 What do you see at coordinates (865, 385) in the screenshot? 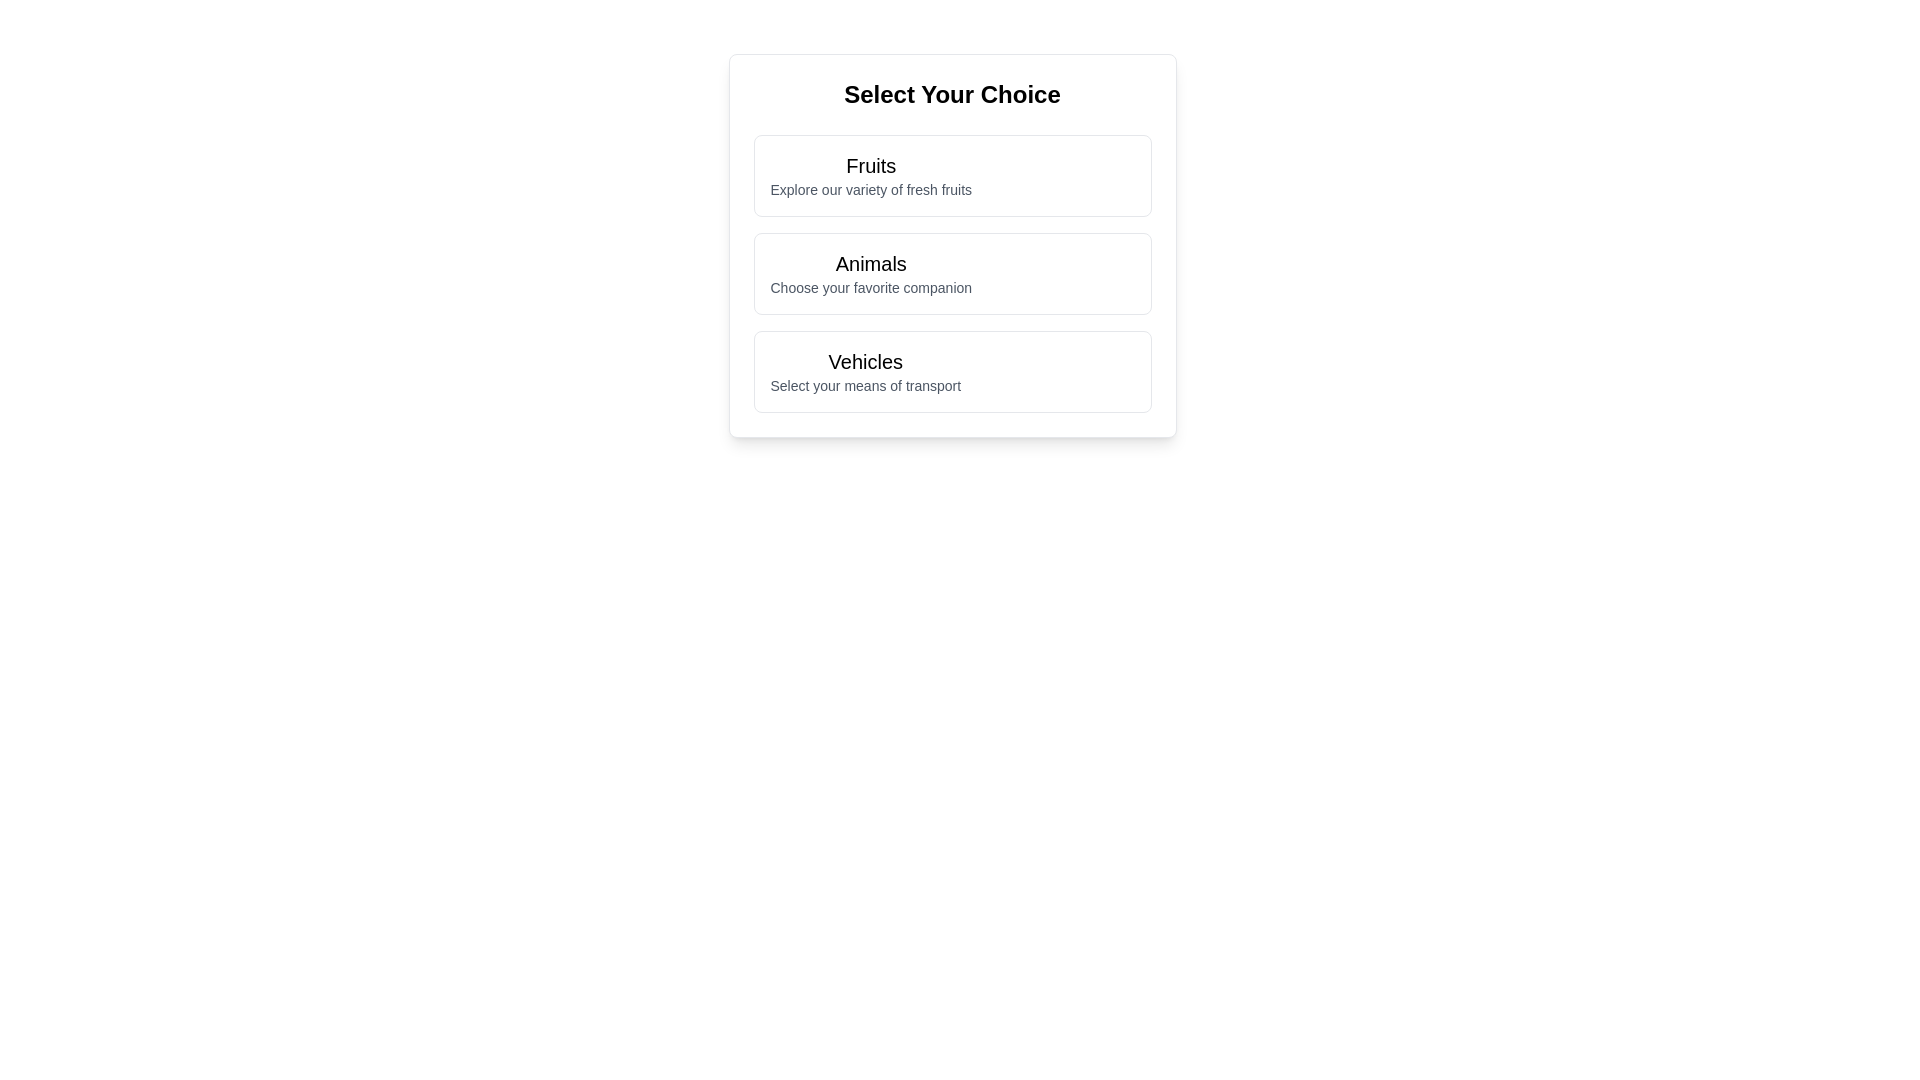
I see `the Text Label that provides additional descriptive text or instructions relevant to the 'Vehicles' selection card, located in the middle of the application's content area` at bounding box center [865, 385].